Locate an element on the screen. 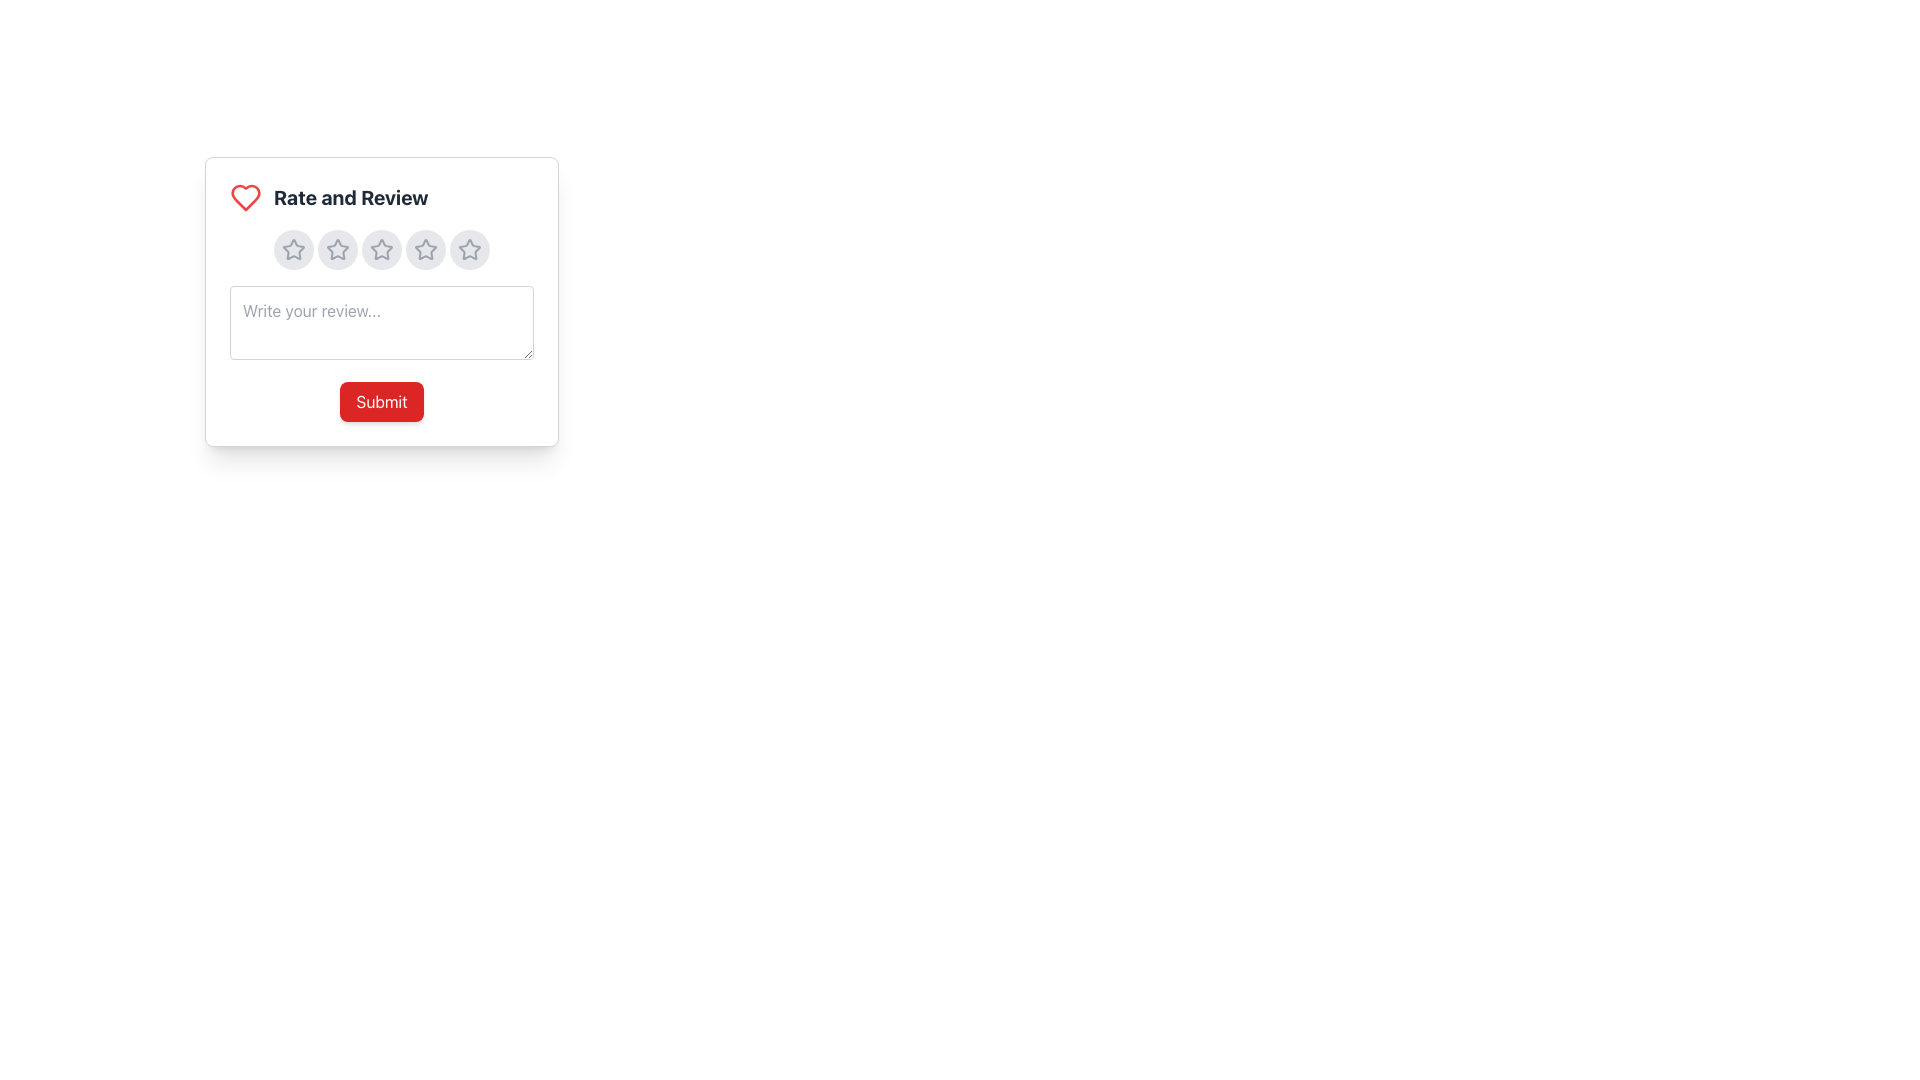  the fifth star icon is located at coordinates (469, 248).